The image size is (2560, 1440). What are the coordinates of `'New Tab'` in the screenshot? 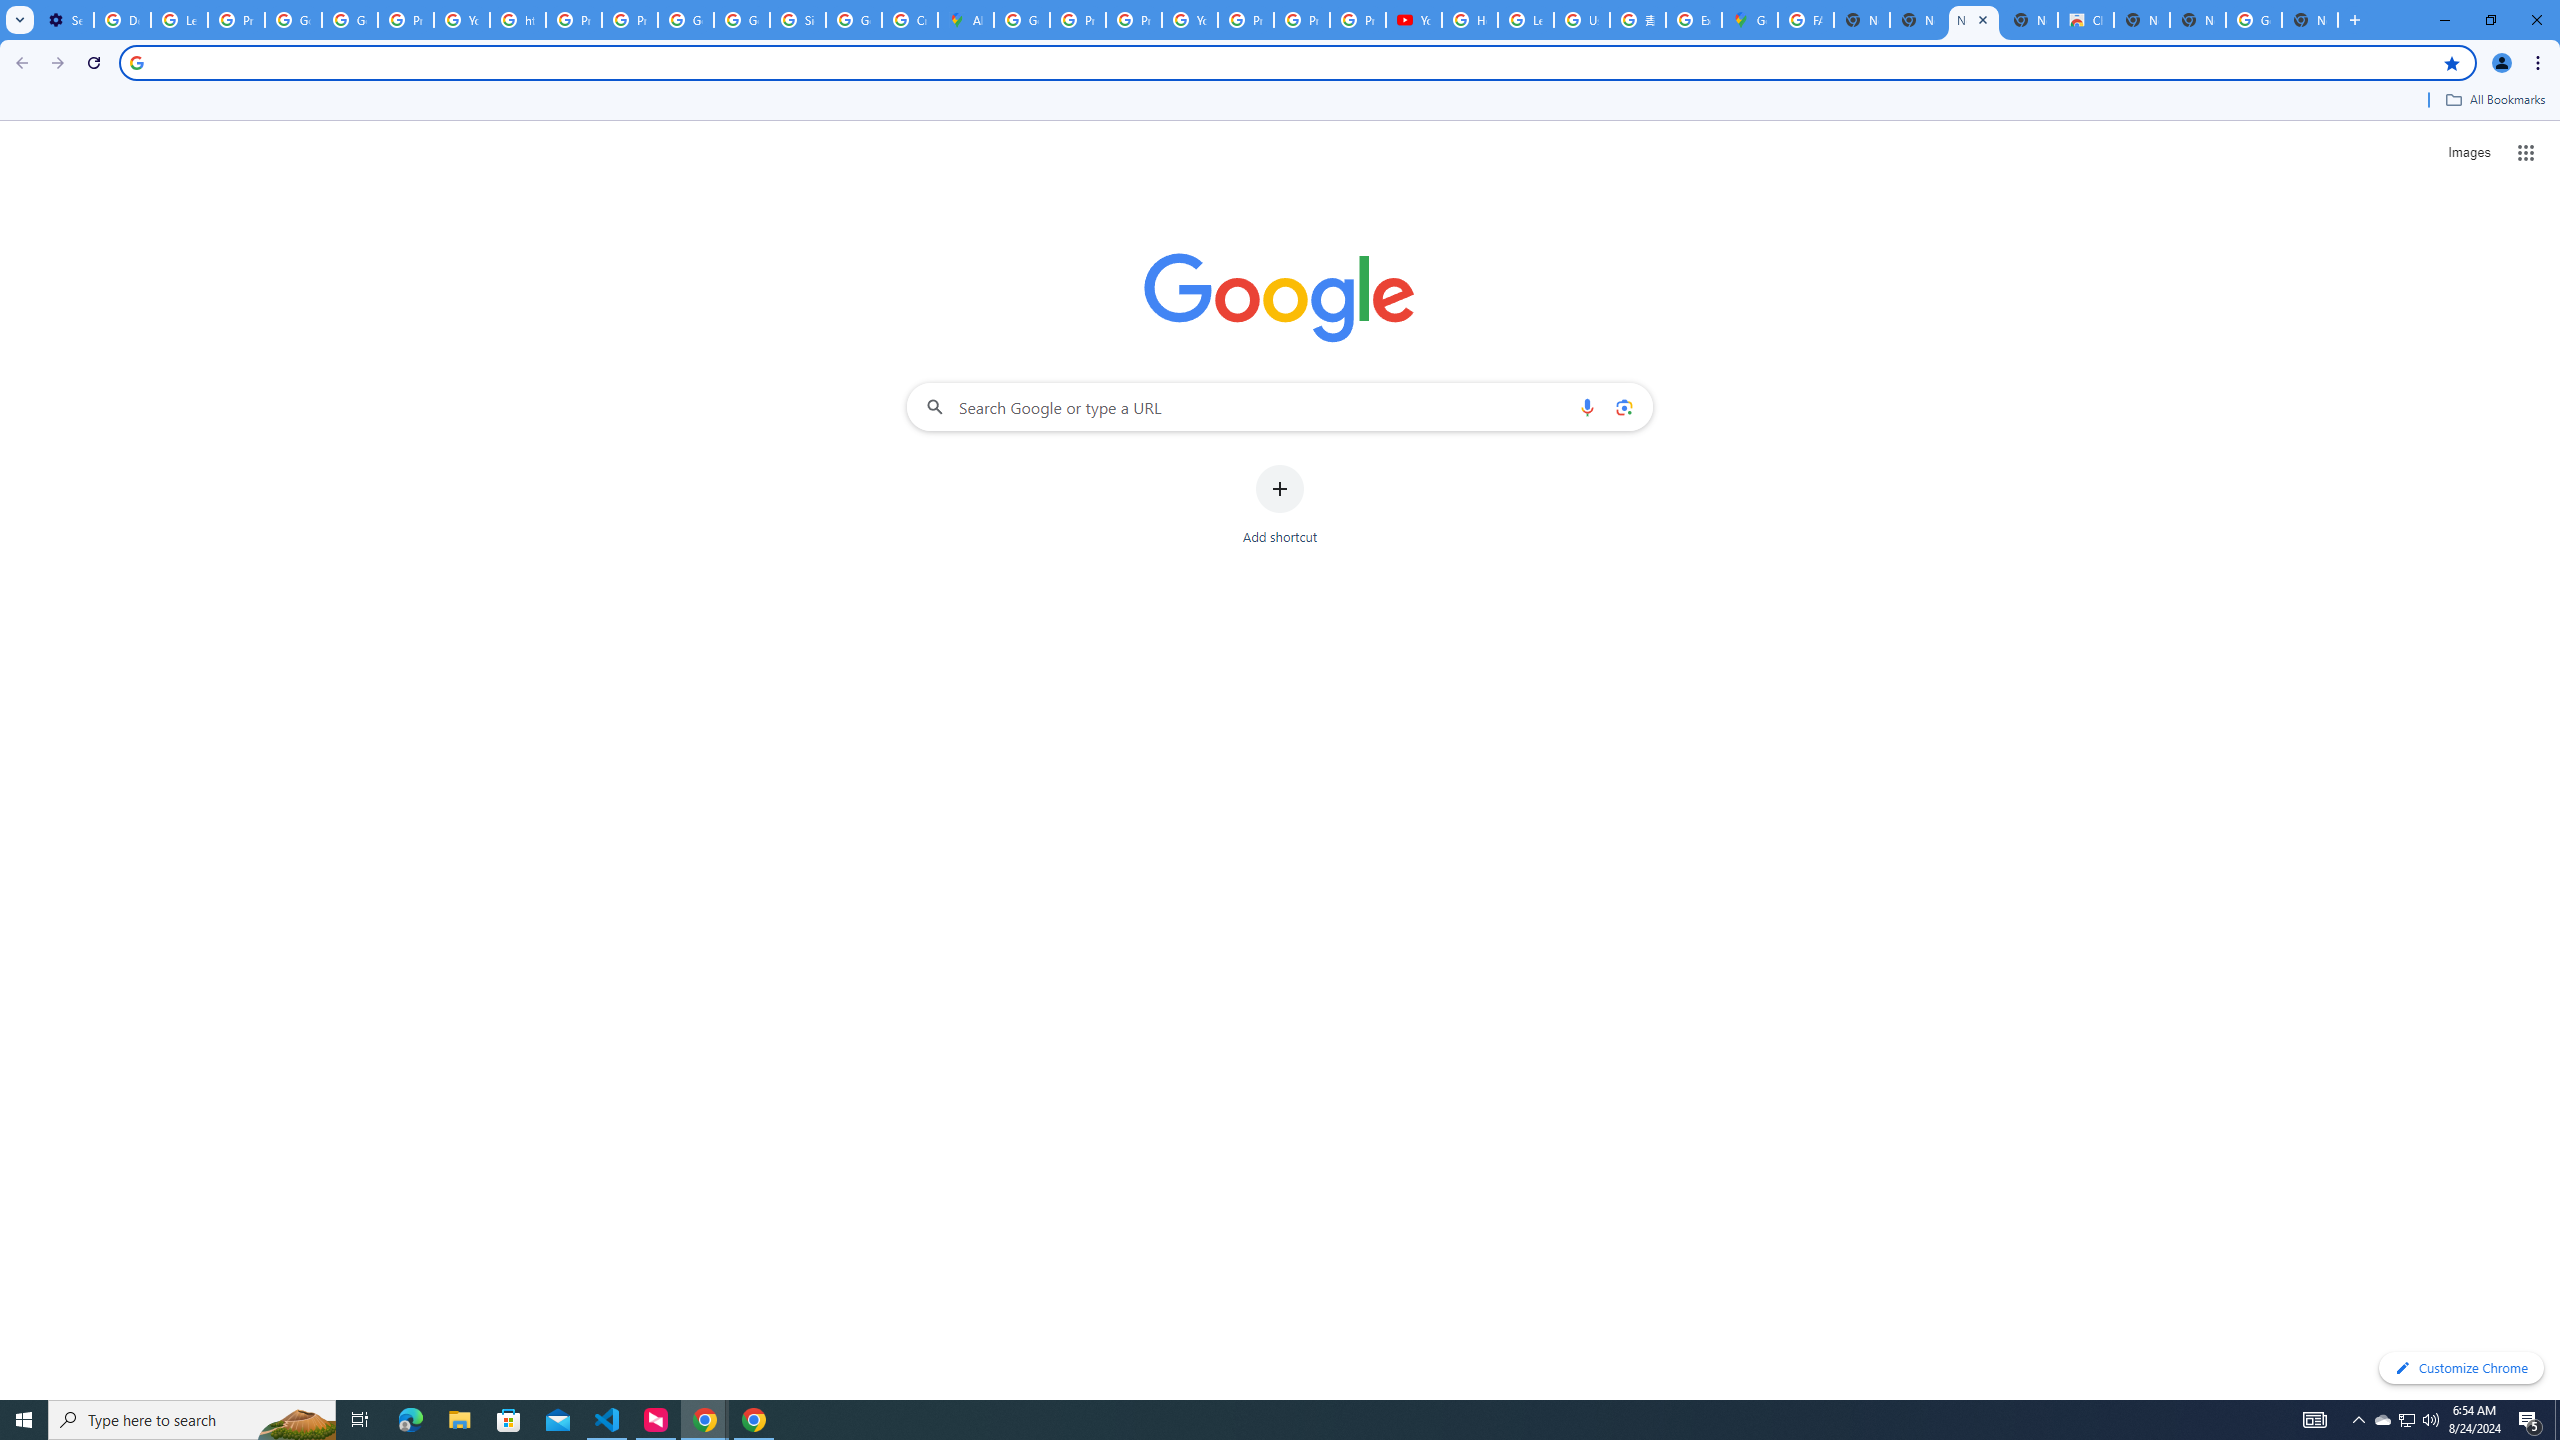 It's located at (2197, 19).